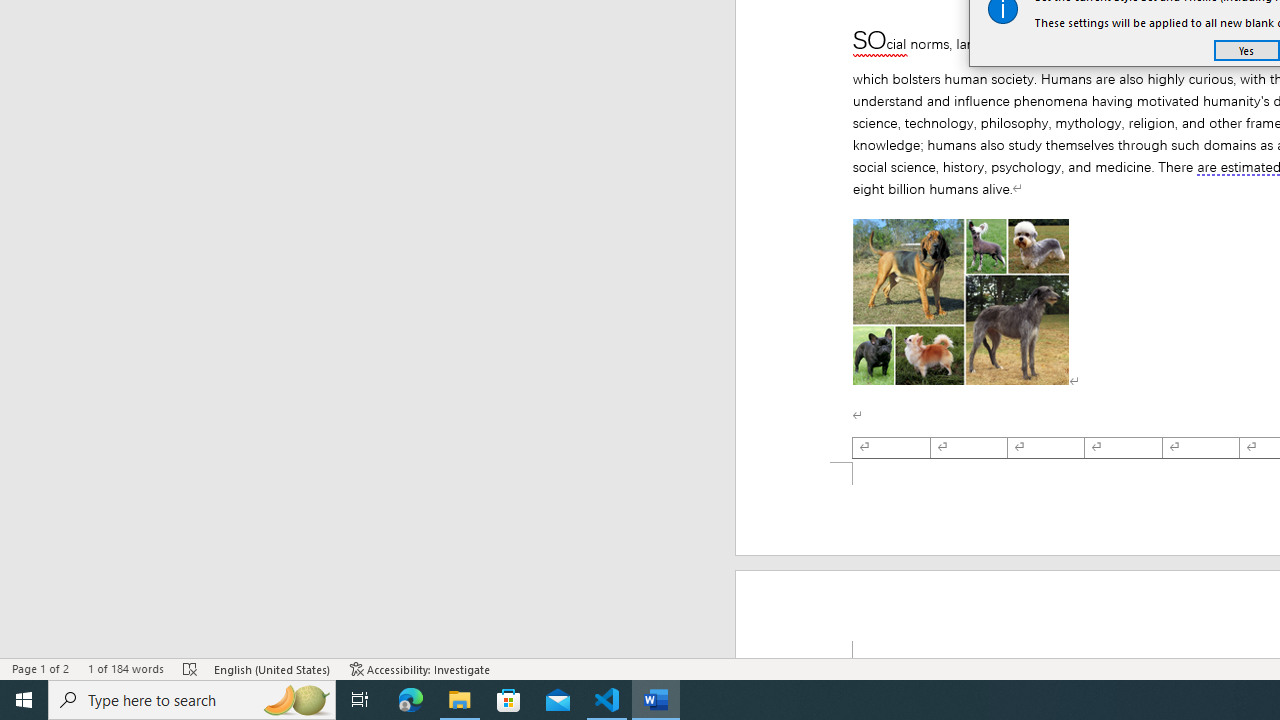  What do you see at coordinates (656, 698) in the screenshot?
I see `'Word - 1 running window'` at bounding box center [656, 698].